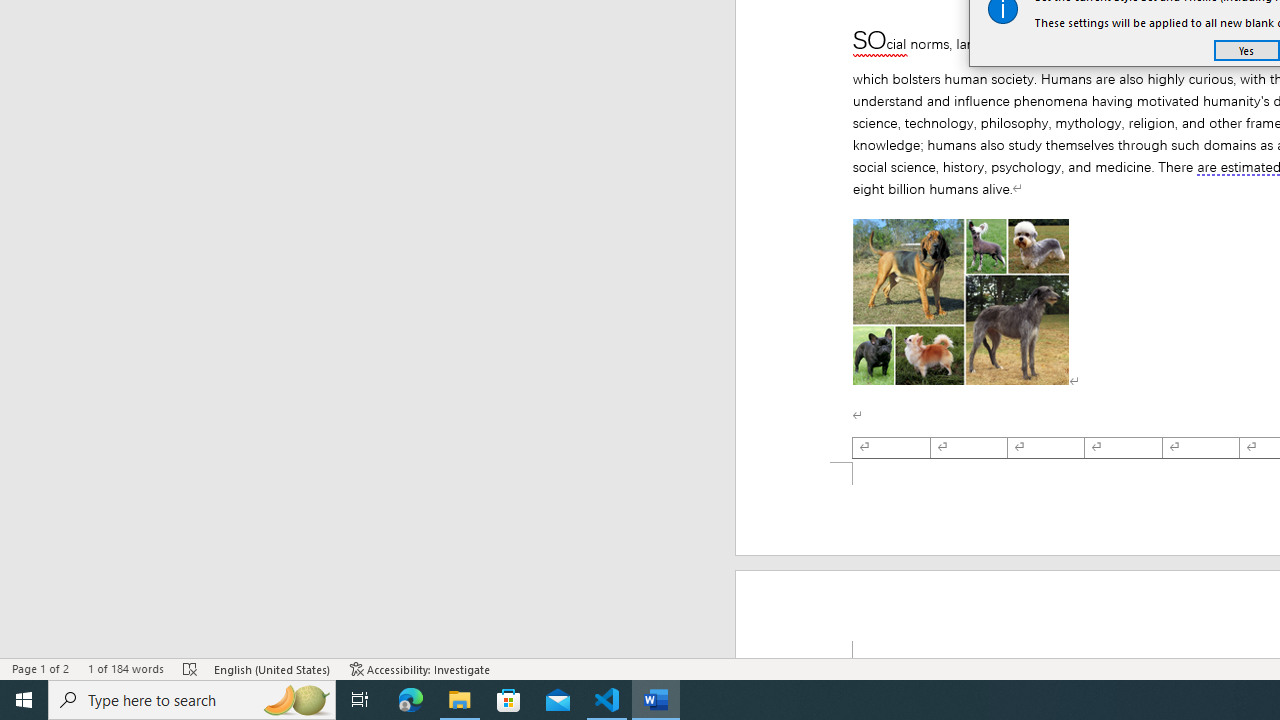  What do you see at coordinates (656, 698) in the screenshot?
I see `'Word - 1 running window'` at bounding box center [656, 698].